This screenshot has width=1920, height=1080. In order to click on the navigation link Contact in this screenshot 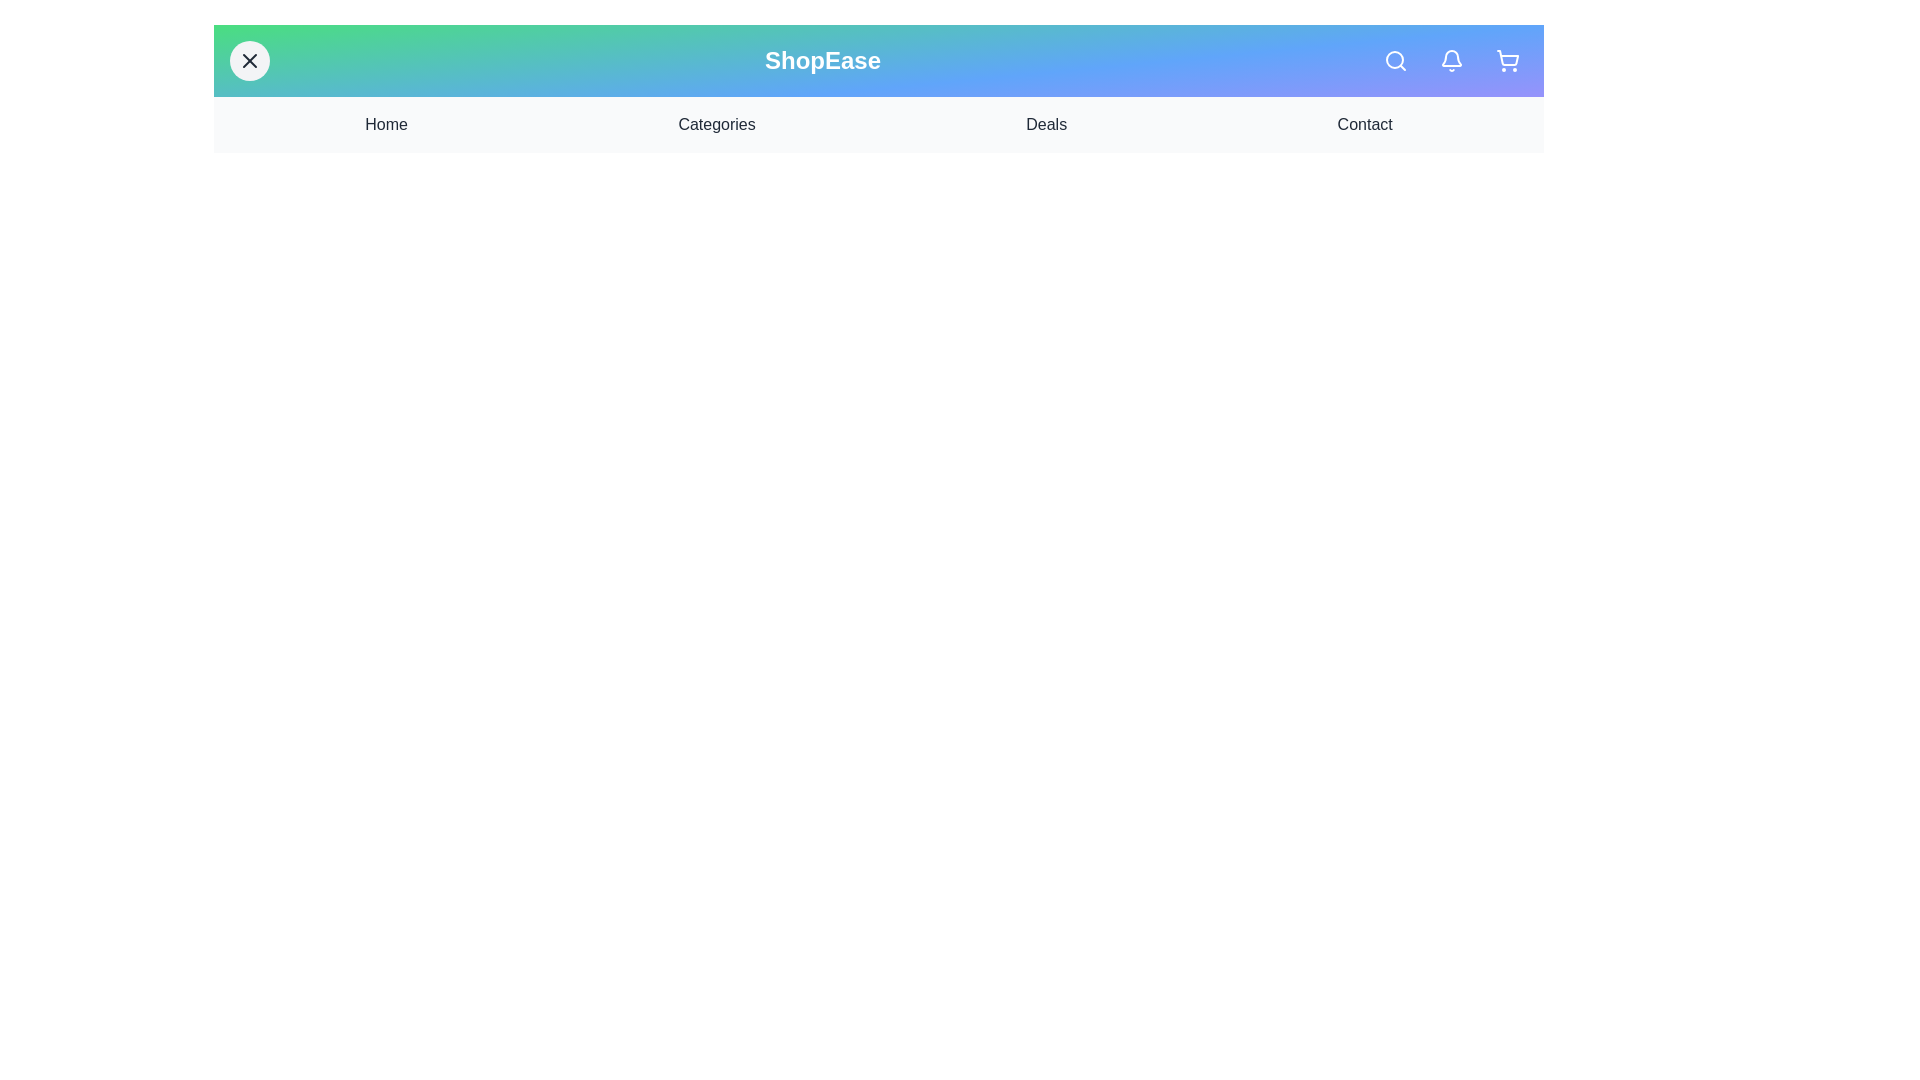, I will do `click(1363, 124)`.